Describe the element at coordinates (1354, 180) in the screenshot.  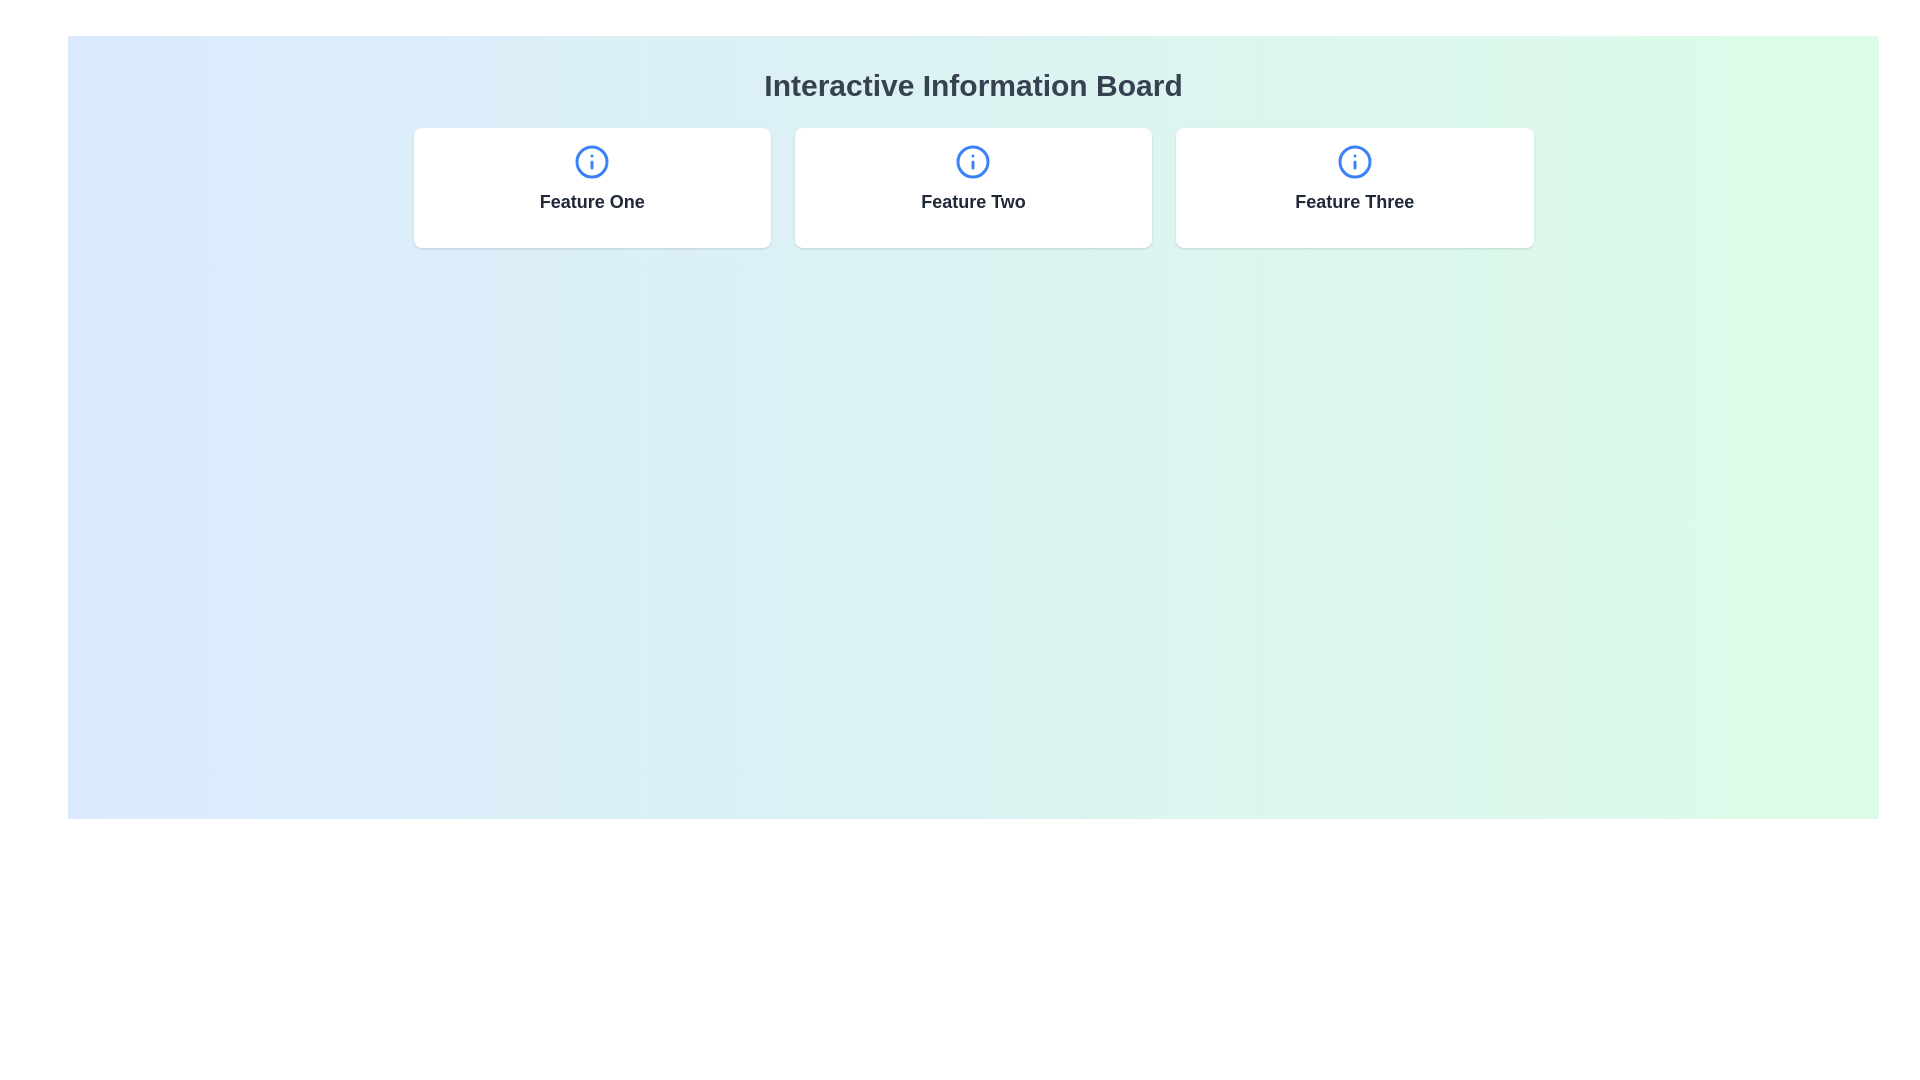
I see `text from the bottom-center Text Label of the third card in a row of three horizontally aligned cards` at that location.